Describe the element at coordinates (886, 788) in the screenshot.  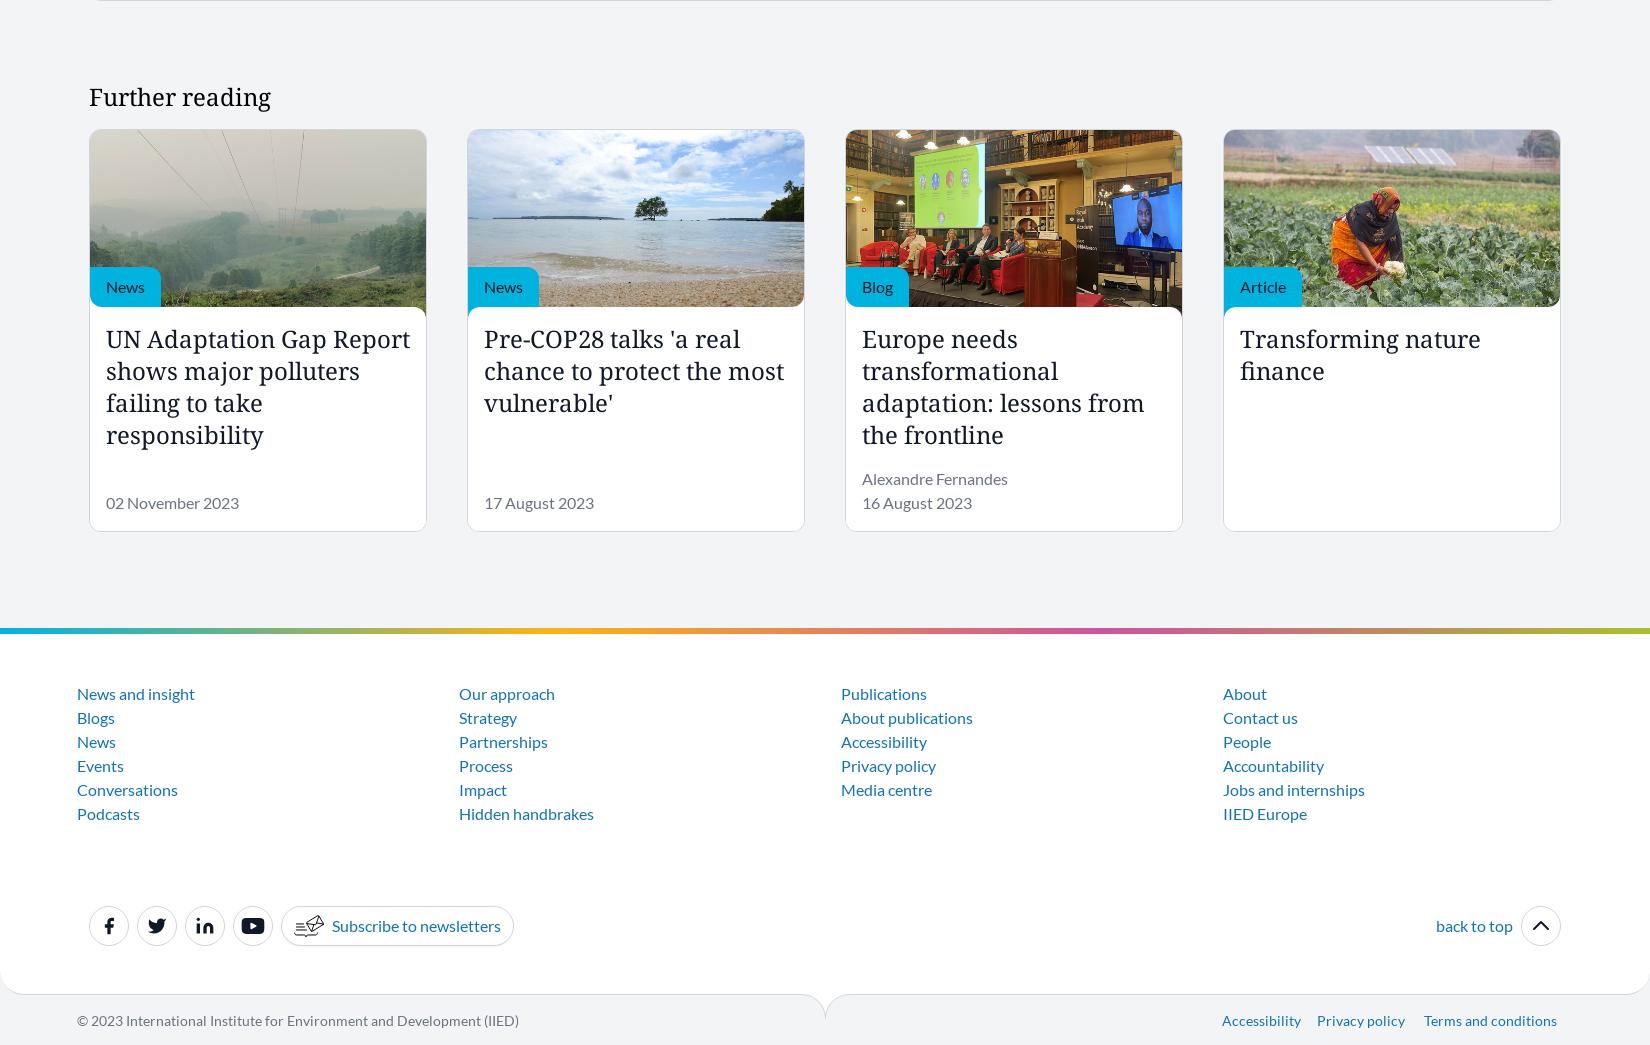
I see `'Media centre'` at that location.